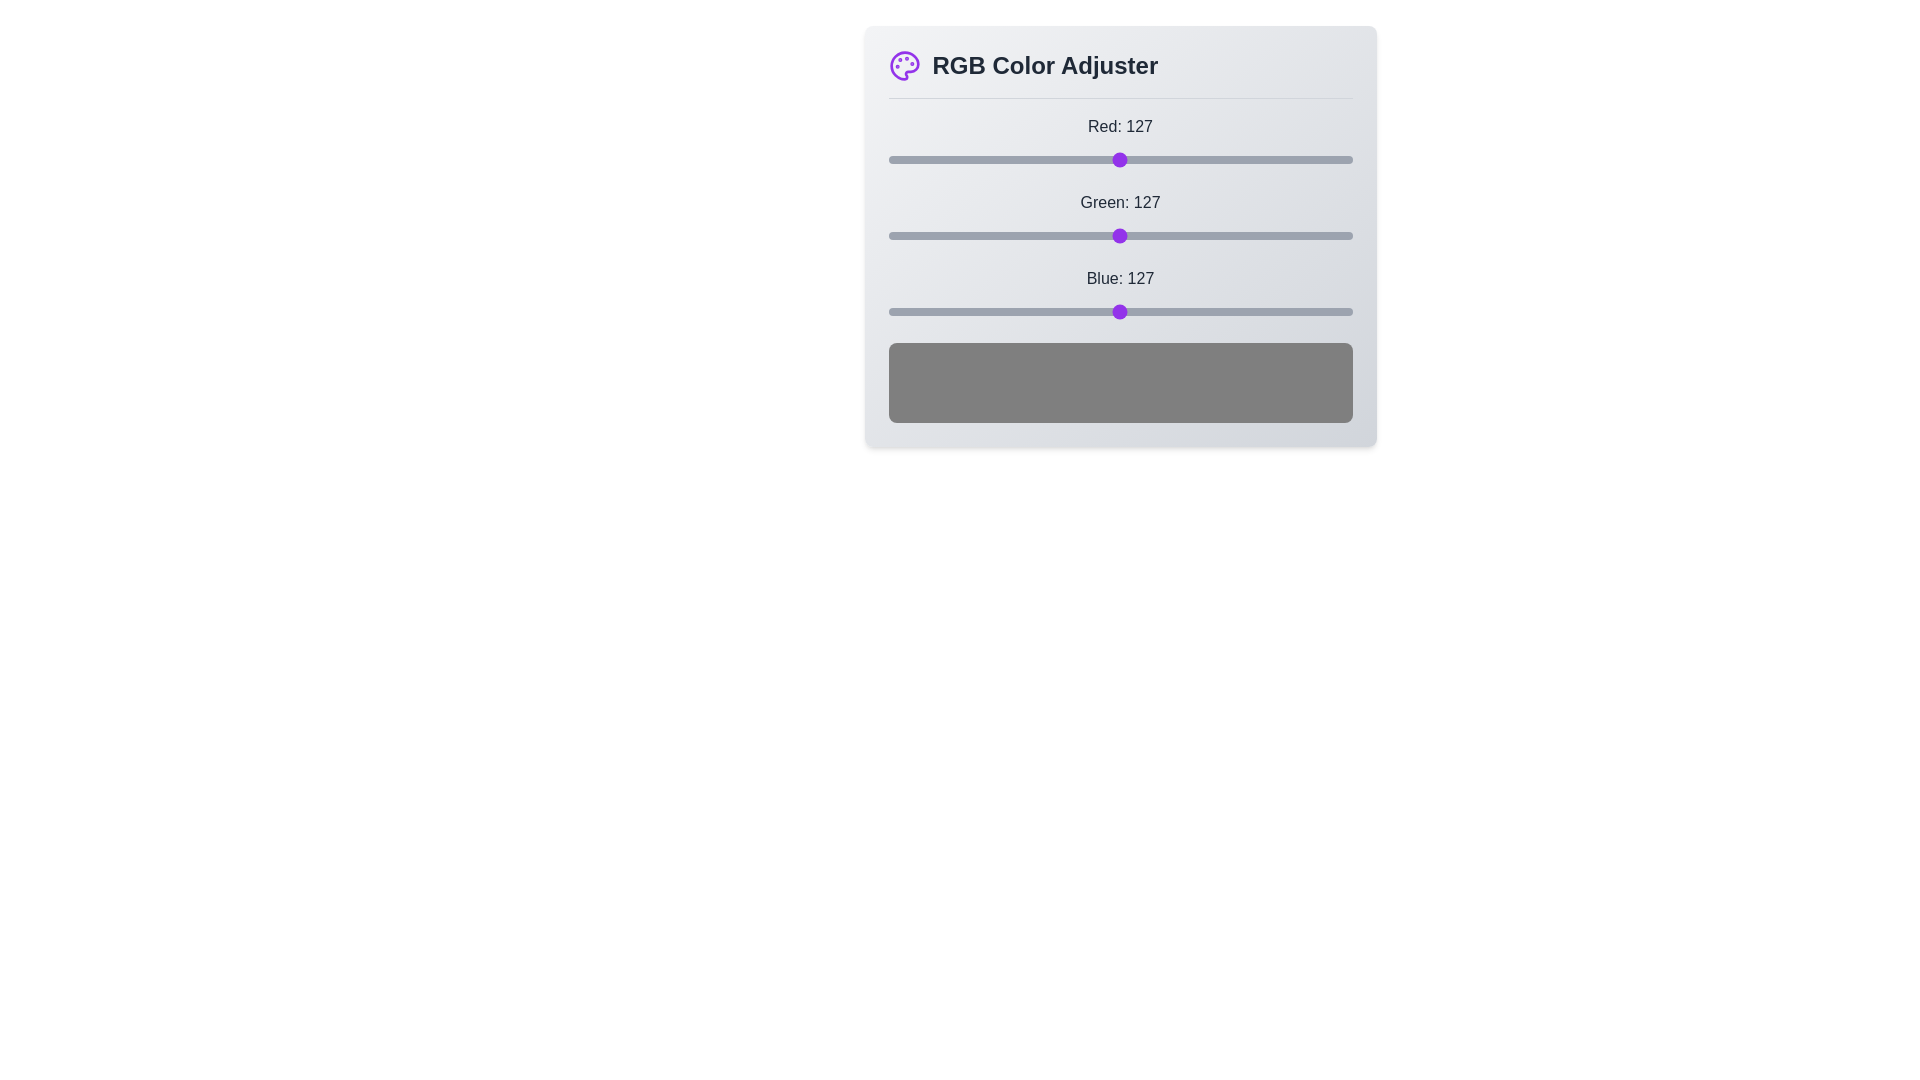 The height and width of the screenshot is (1080, 1920). Describe the element at coordinates (988, 158) in the screenshot. I see `the red slider to set the red component to 55` at that location.